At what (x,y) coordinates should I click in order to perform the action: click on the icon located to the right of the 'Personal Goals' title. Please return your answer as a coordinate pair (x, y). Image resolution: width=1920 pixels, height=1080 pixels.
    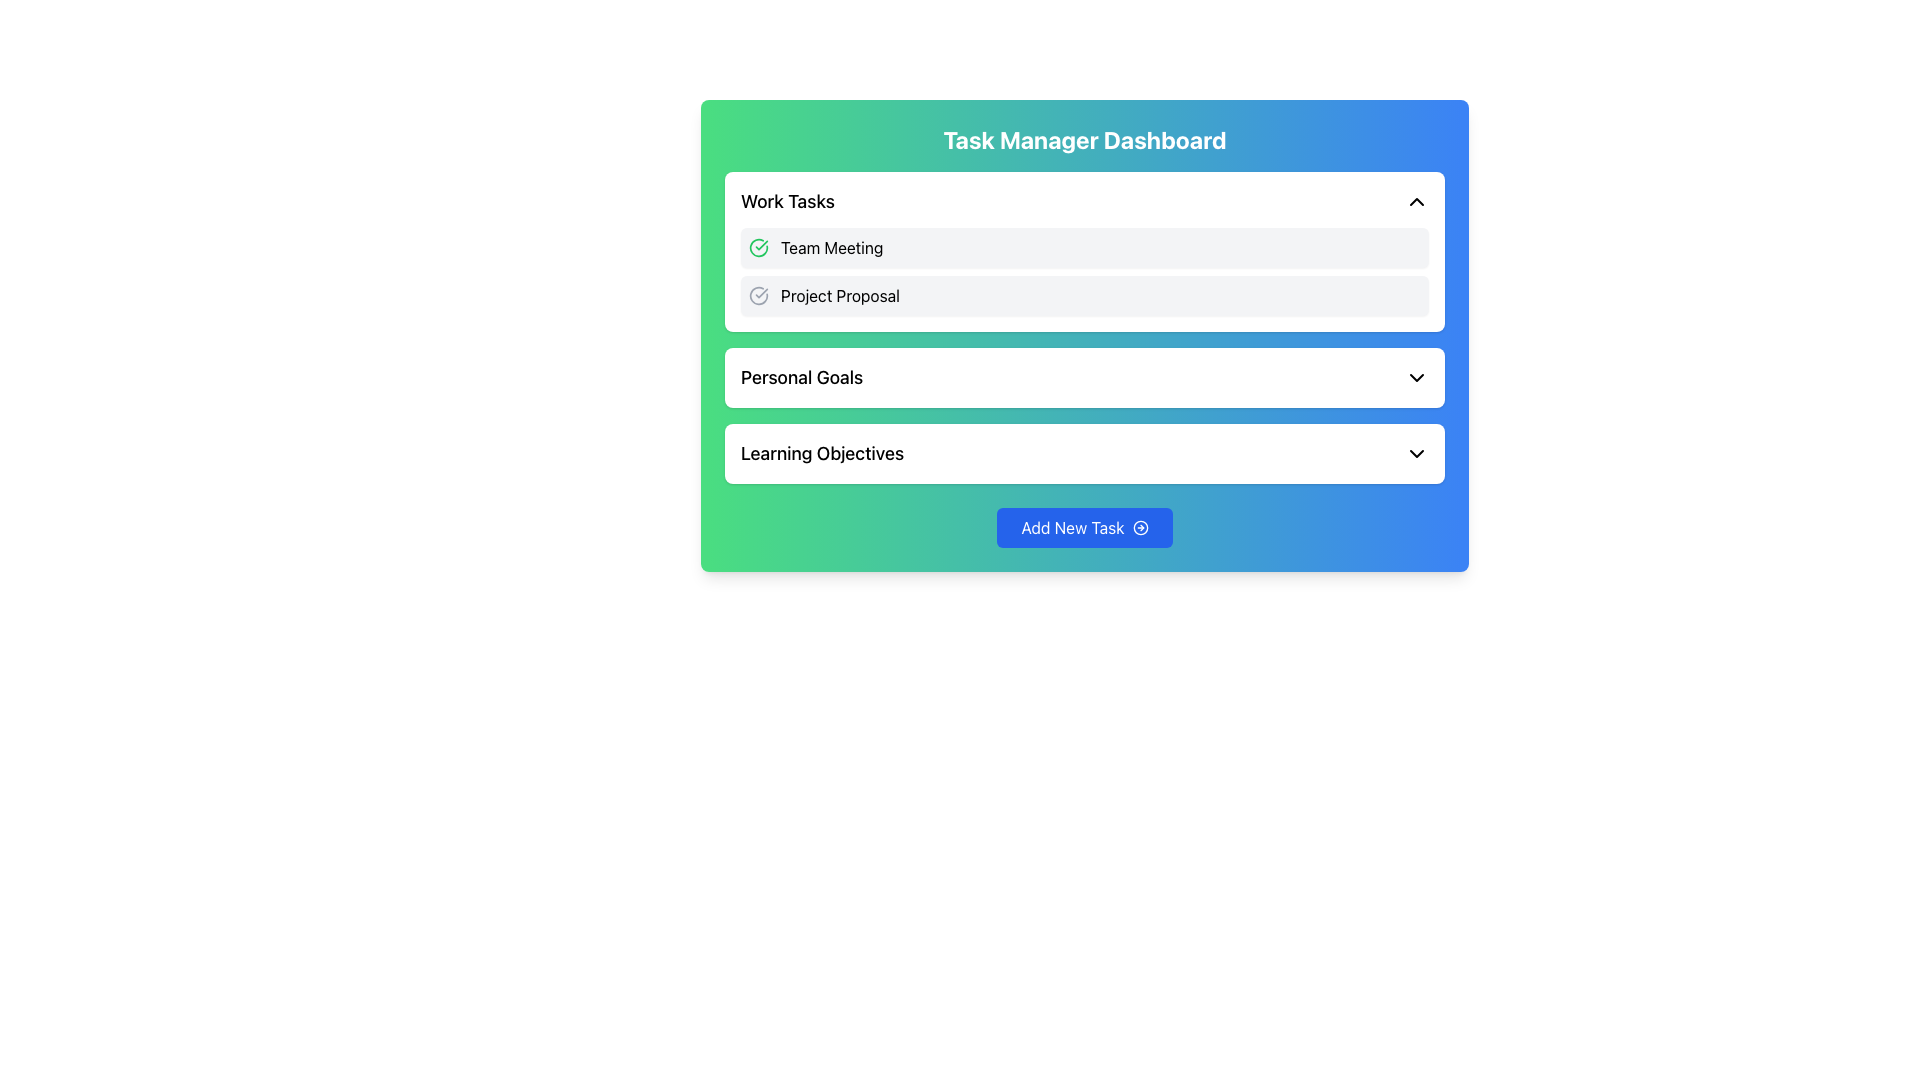
    Looking at the image, I should click on (1415, 378).